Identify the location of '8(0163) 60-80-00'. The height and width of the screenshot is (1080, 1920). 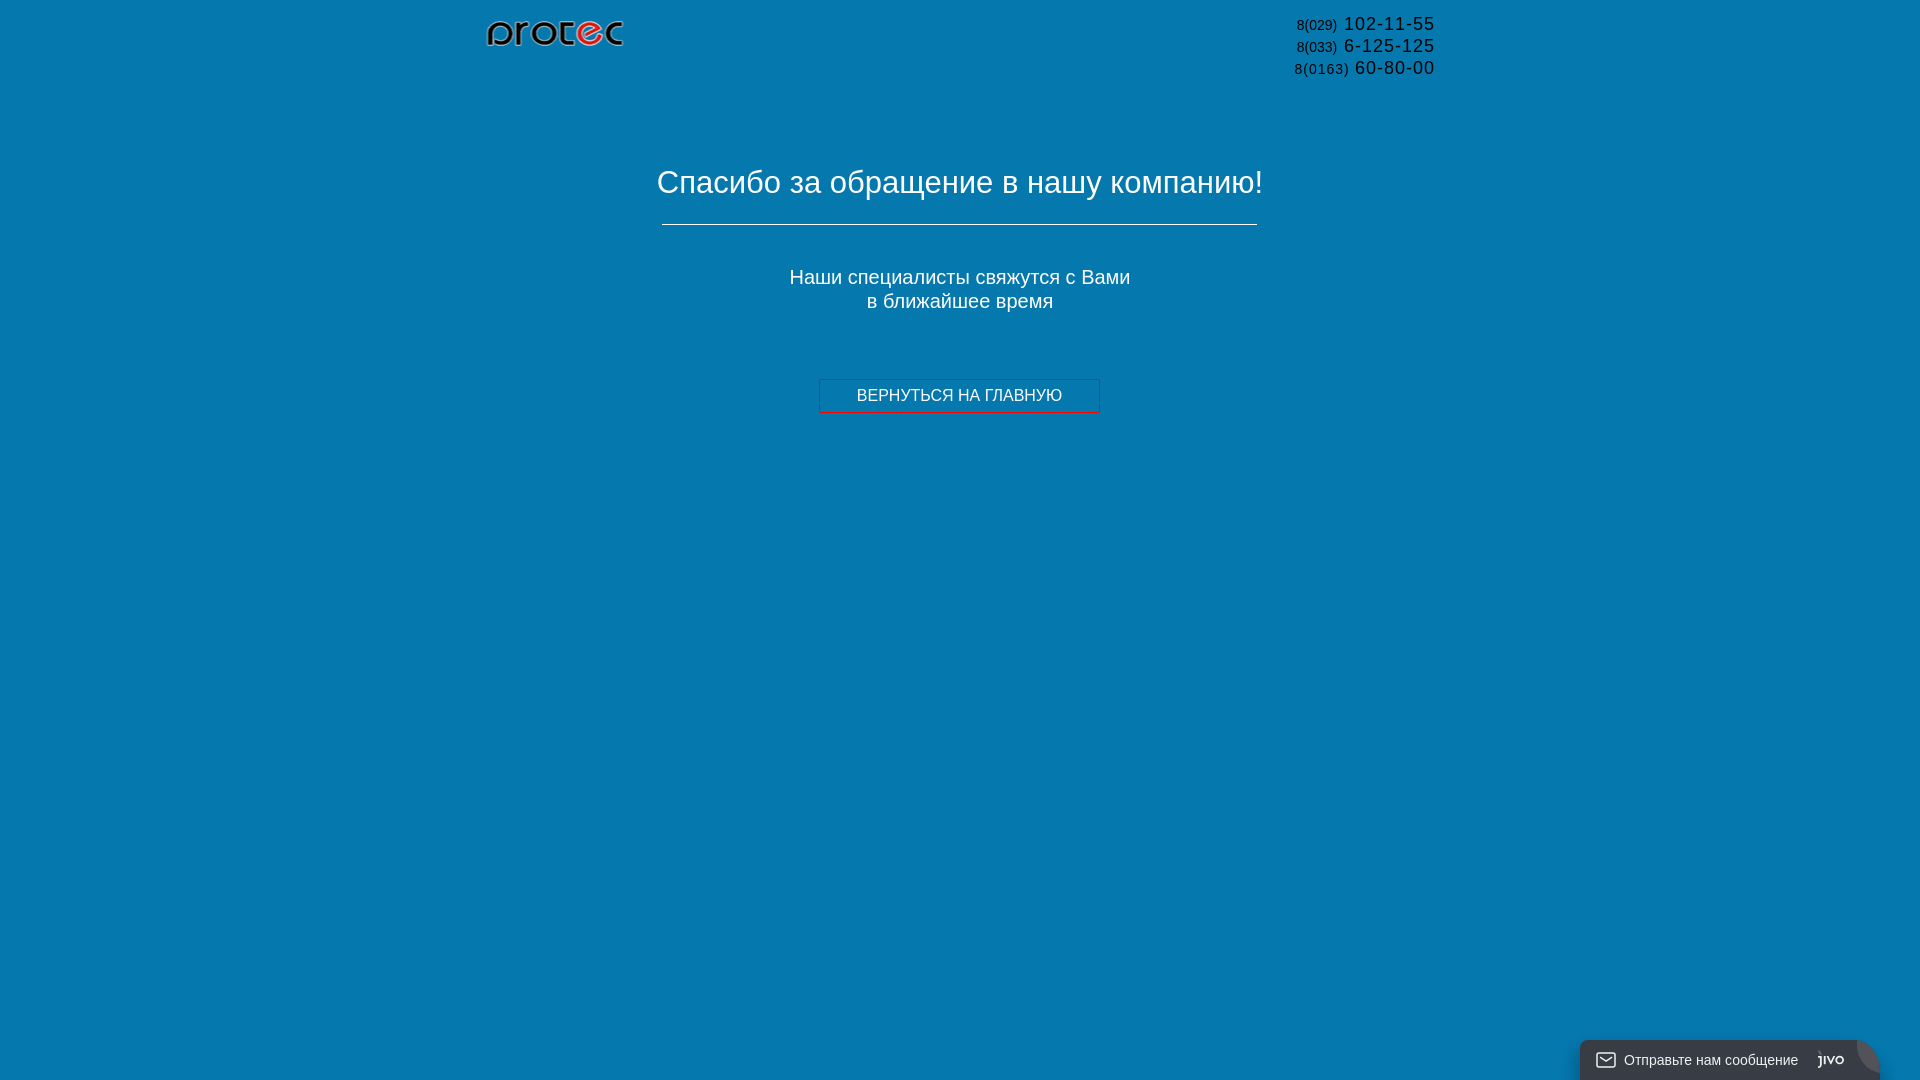
(1363, 68).